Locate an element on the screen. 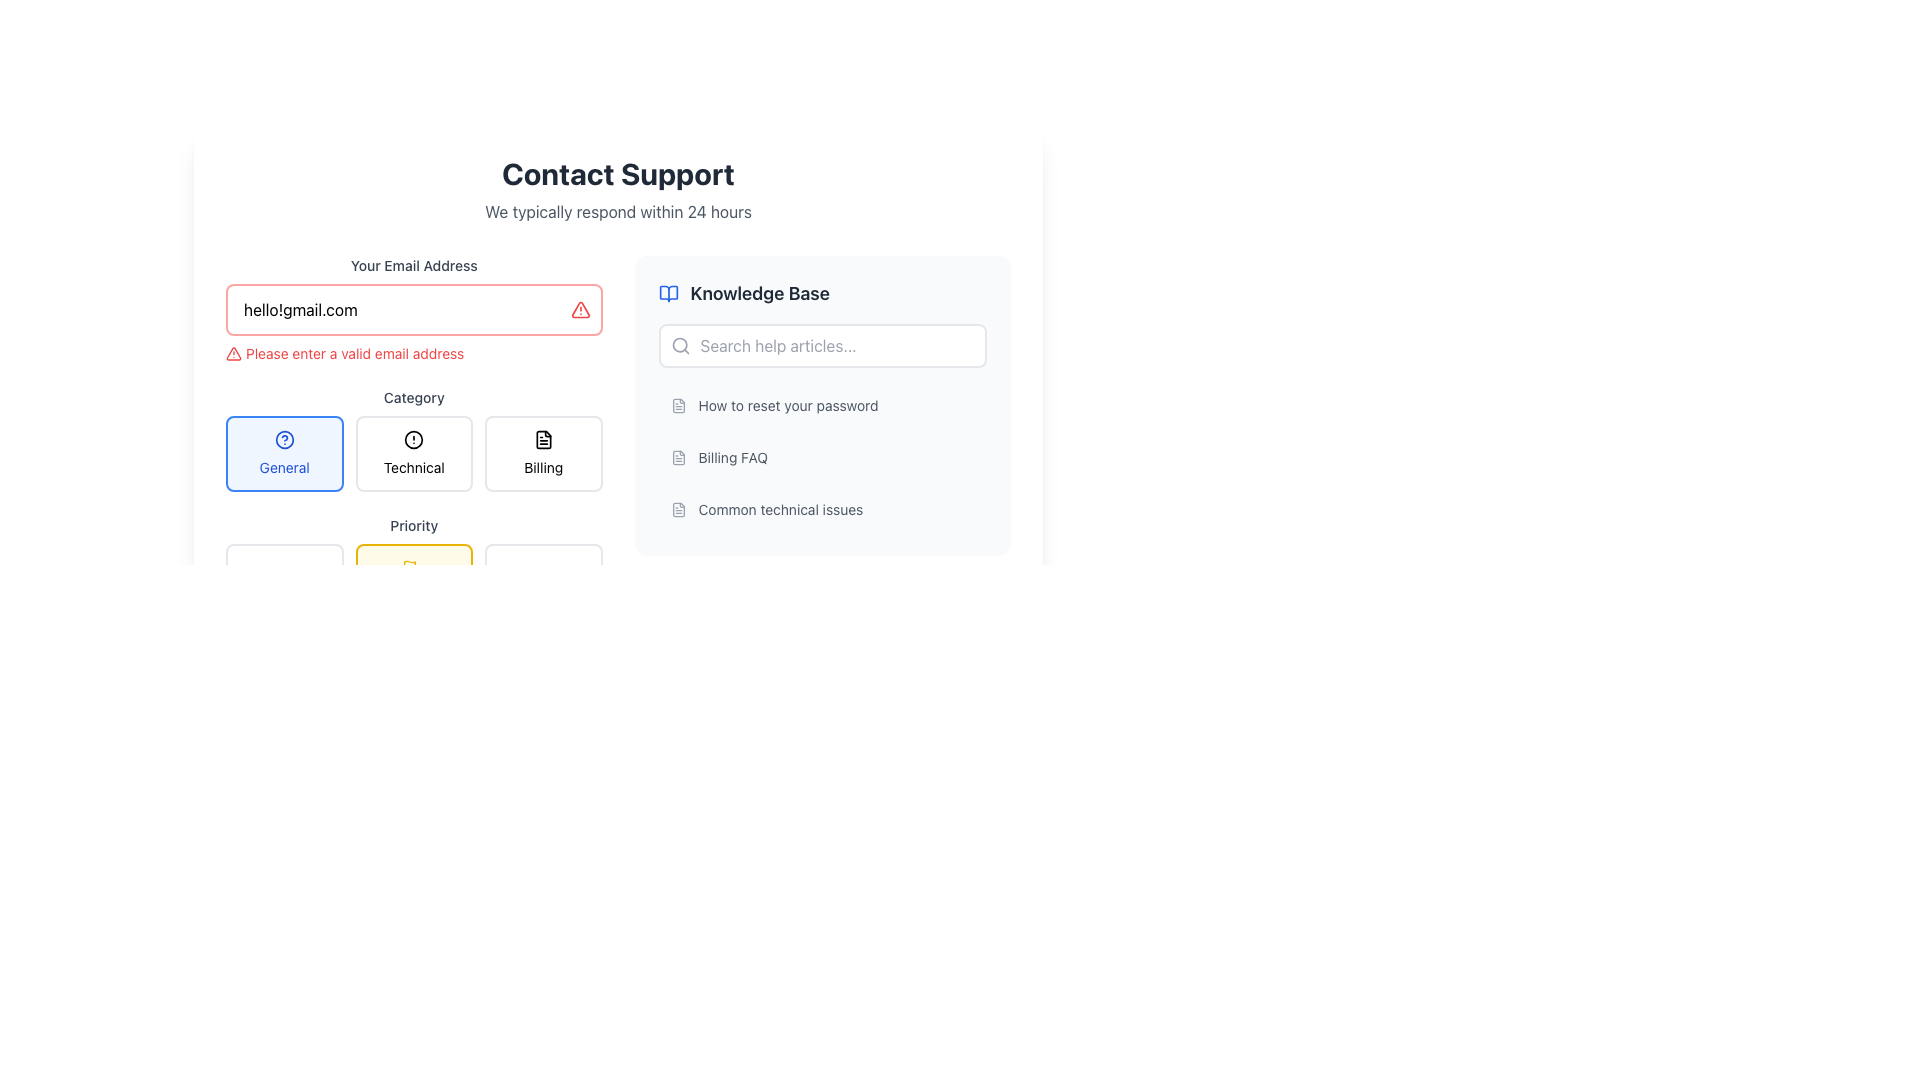 This screenshot has height=1080, width=1920. the 'Technical' button in the button group is located at coordinates (413, 454).